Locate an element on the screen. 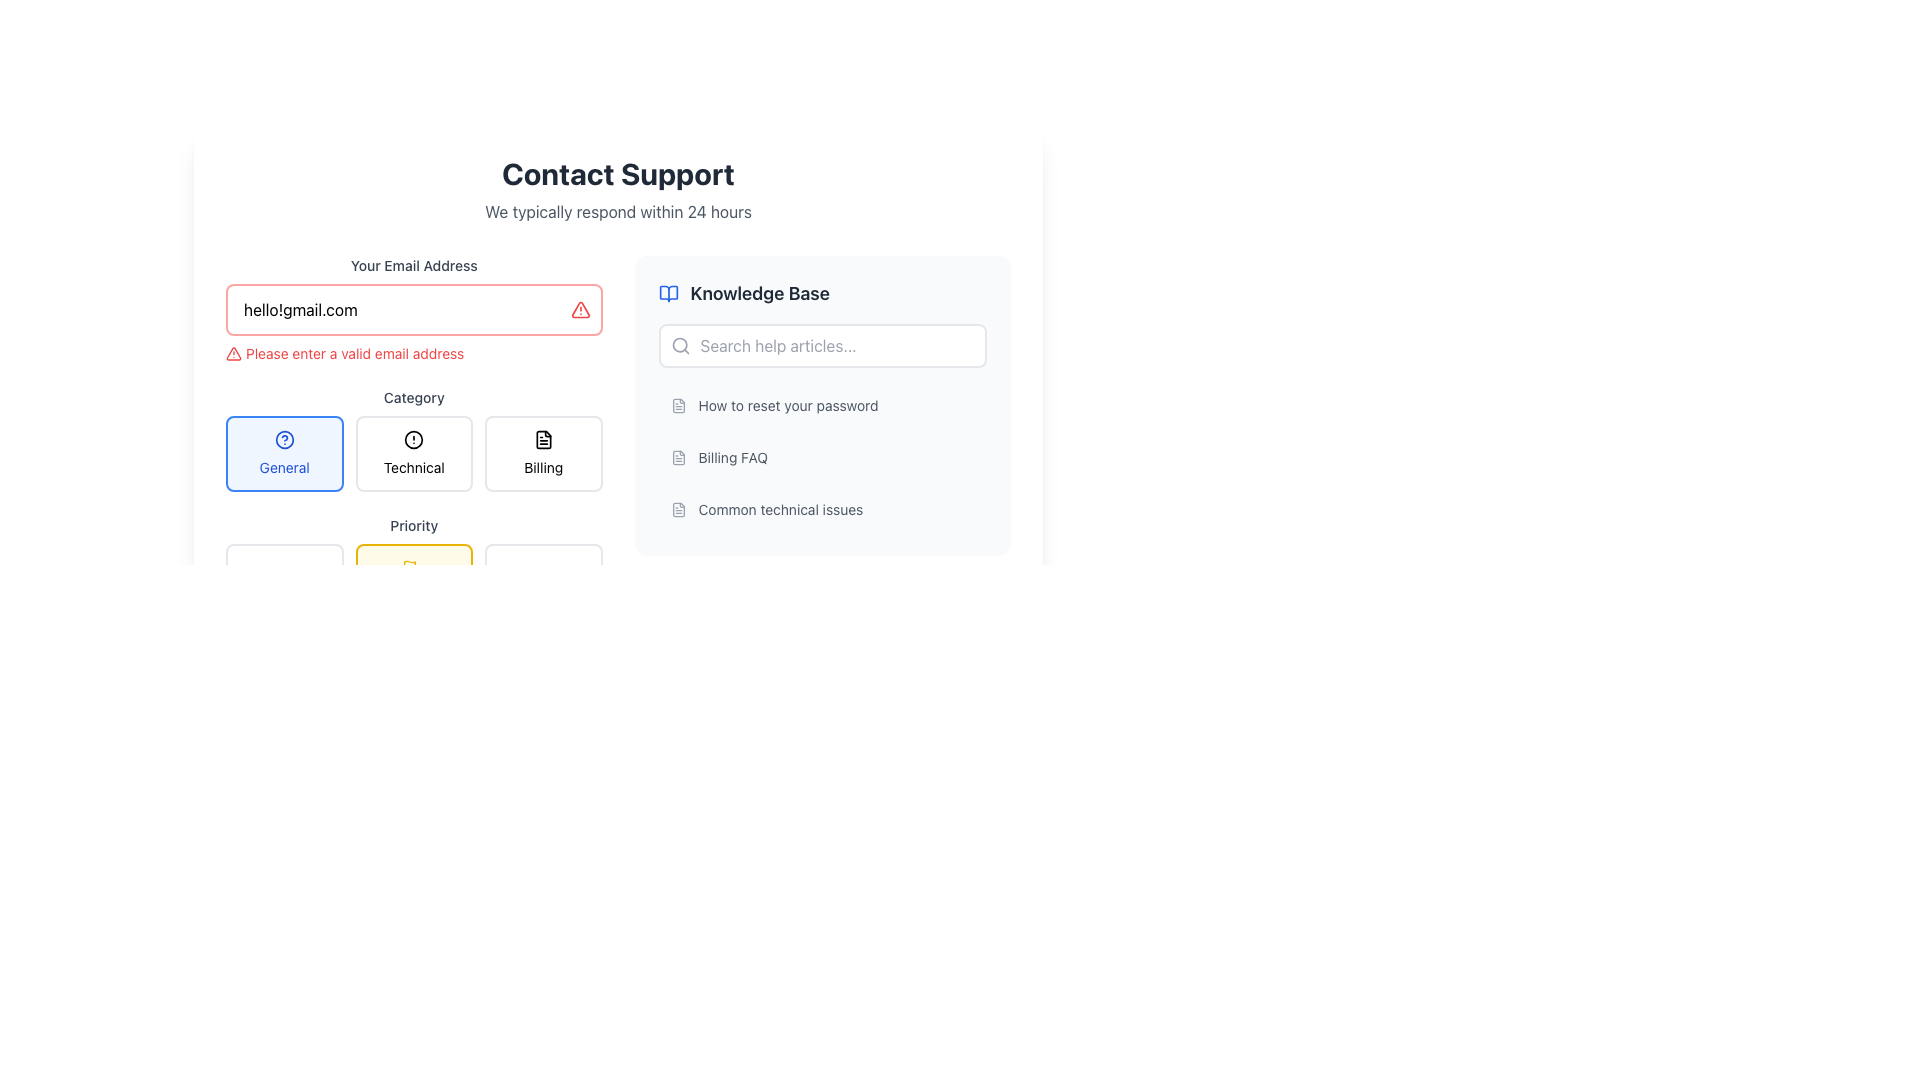 This screenshot has height=1080, width=1920. the 'Technical' button in the button group is located at coordinates (413, 454).